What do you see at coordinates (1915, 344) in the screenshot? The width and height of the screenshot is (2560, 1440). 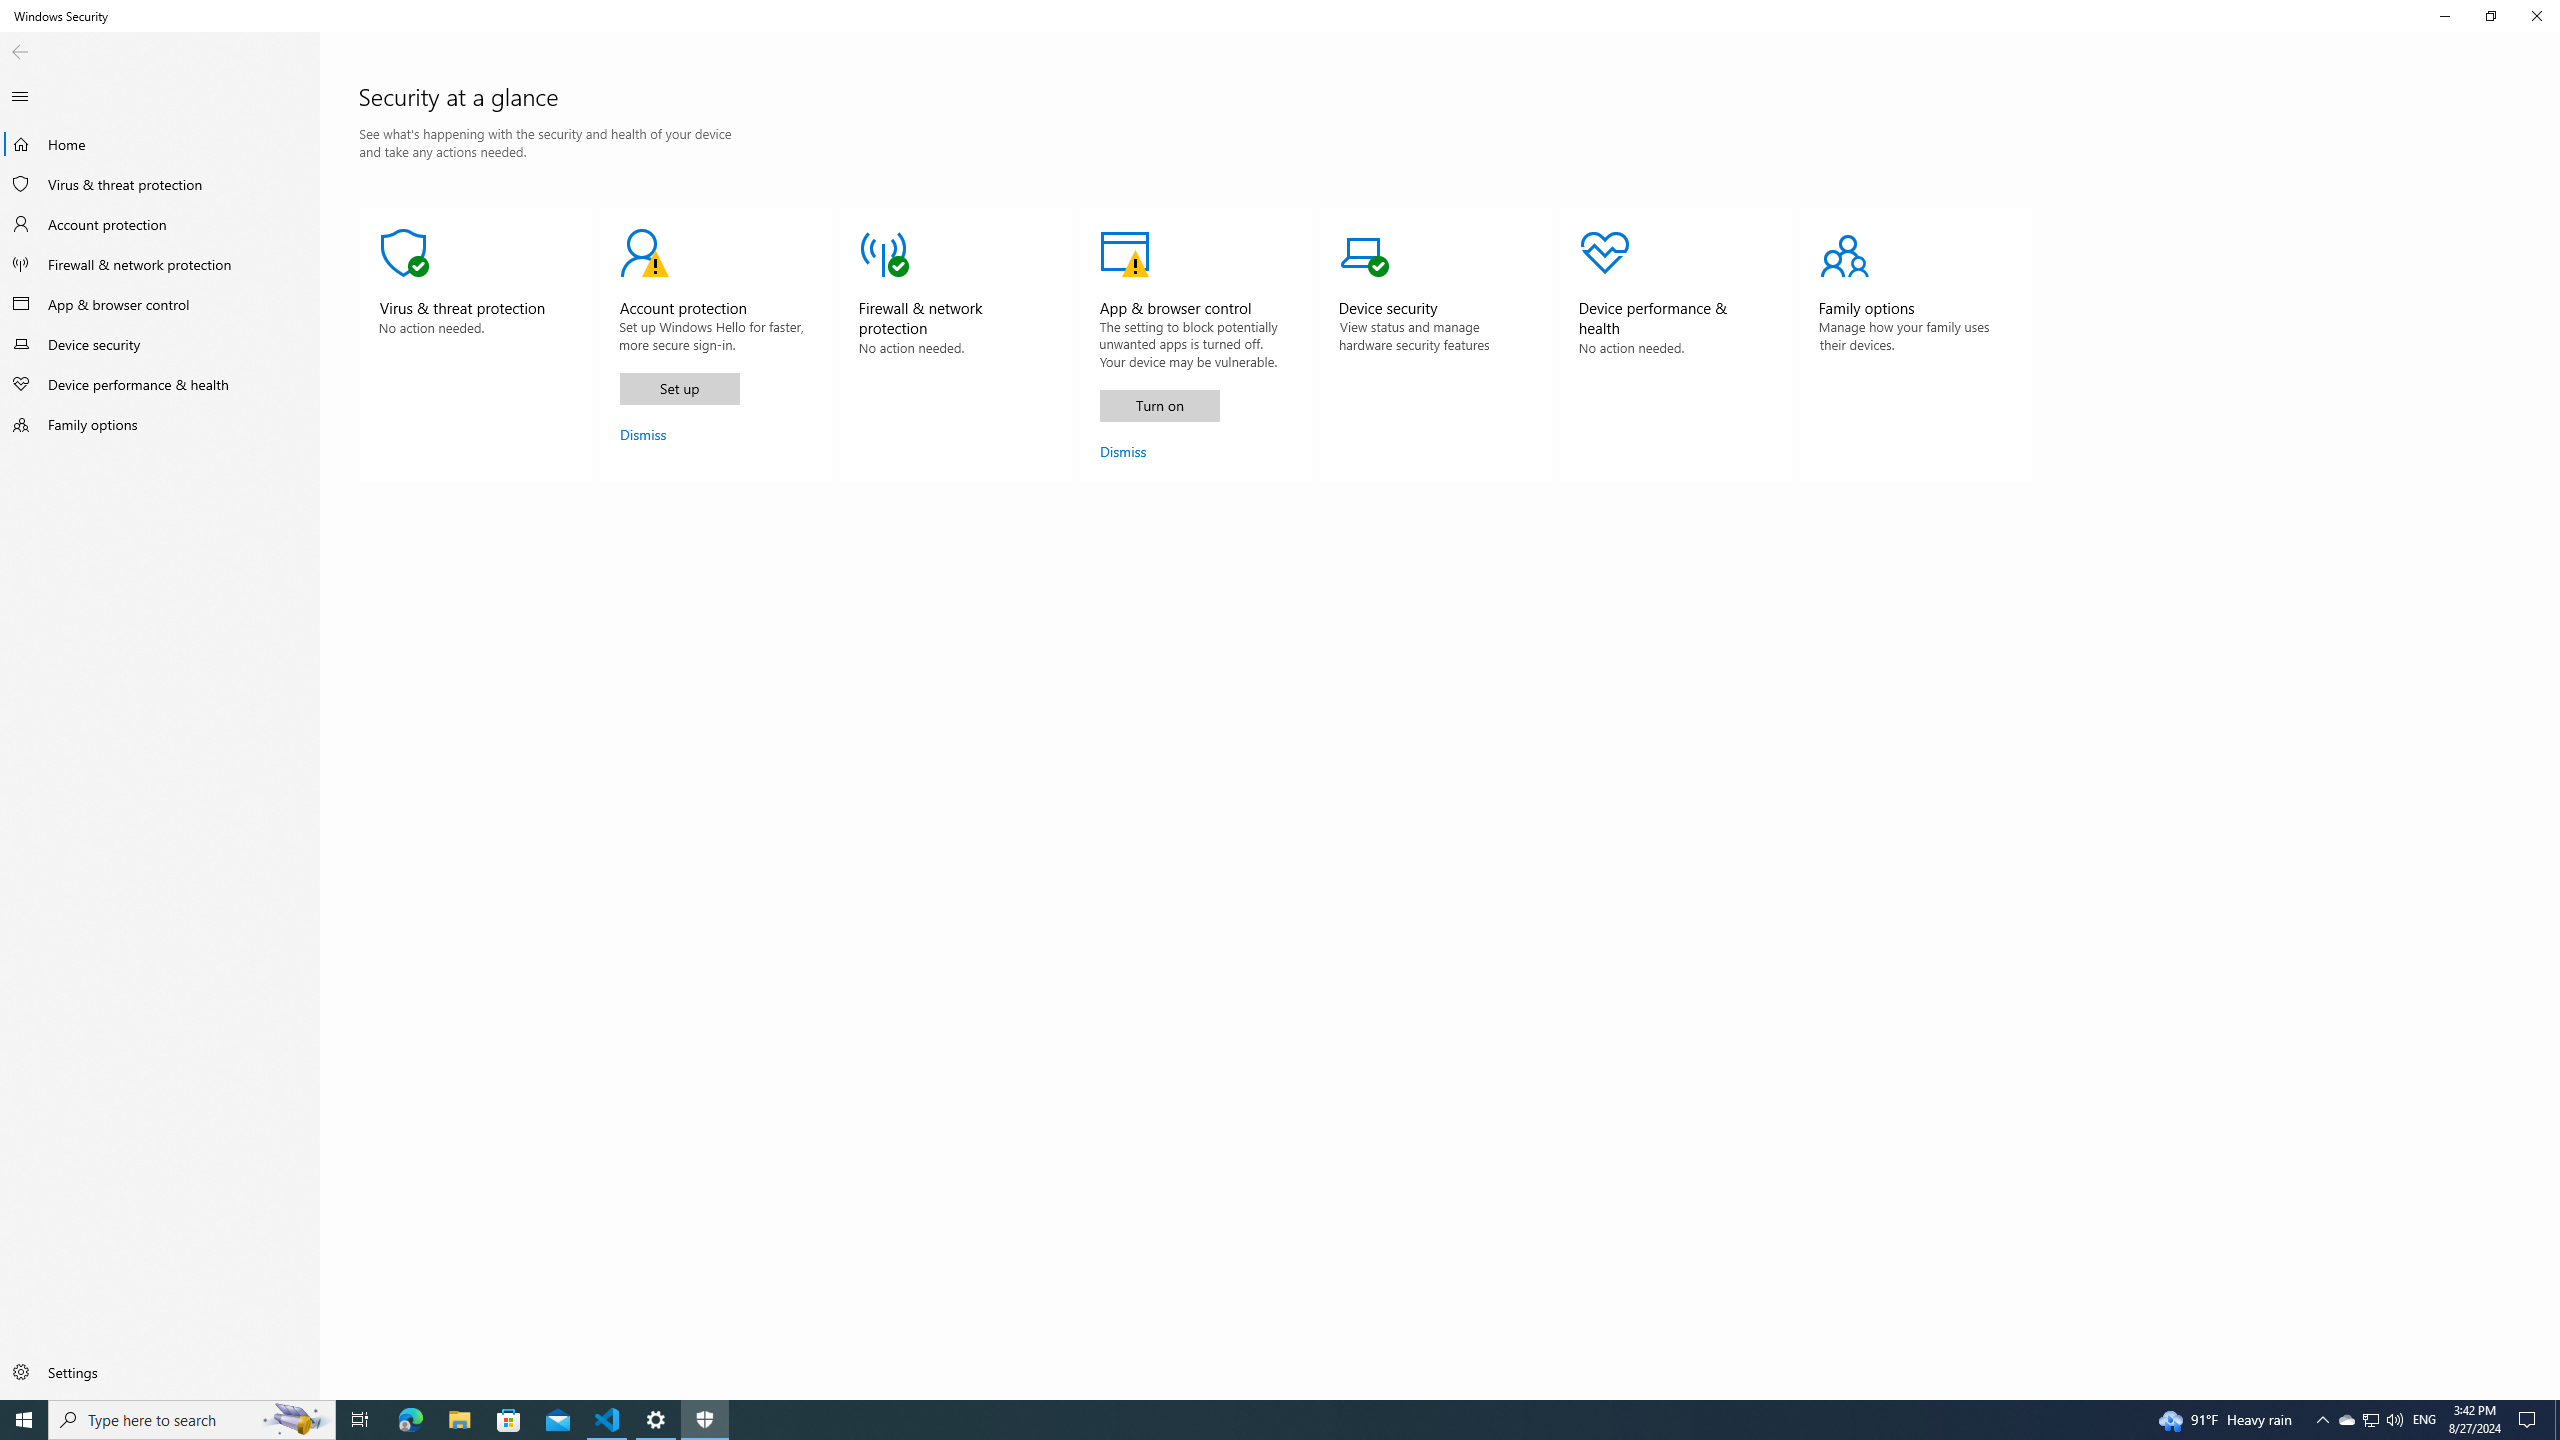 I see `'Family optionsNo action needed.'` at bounding box center [1915, 344].